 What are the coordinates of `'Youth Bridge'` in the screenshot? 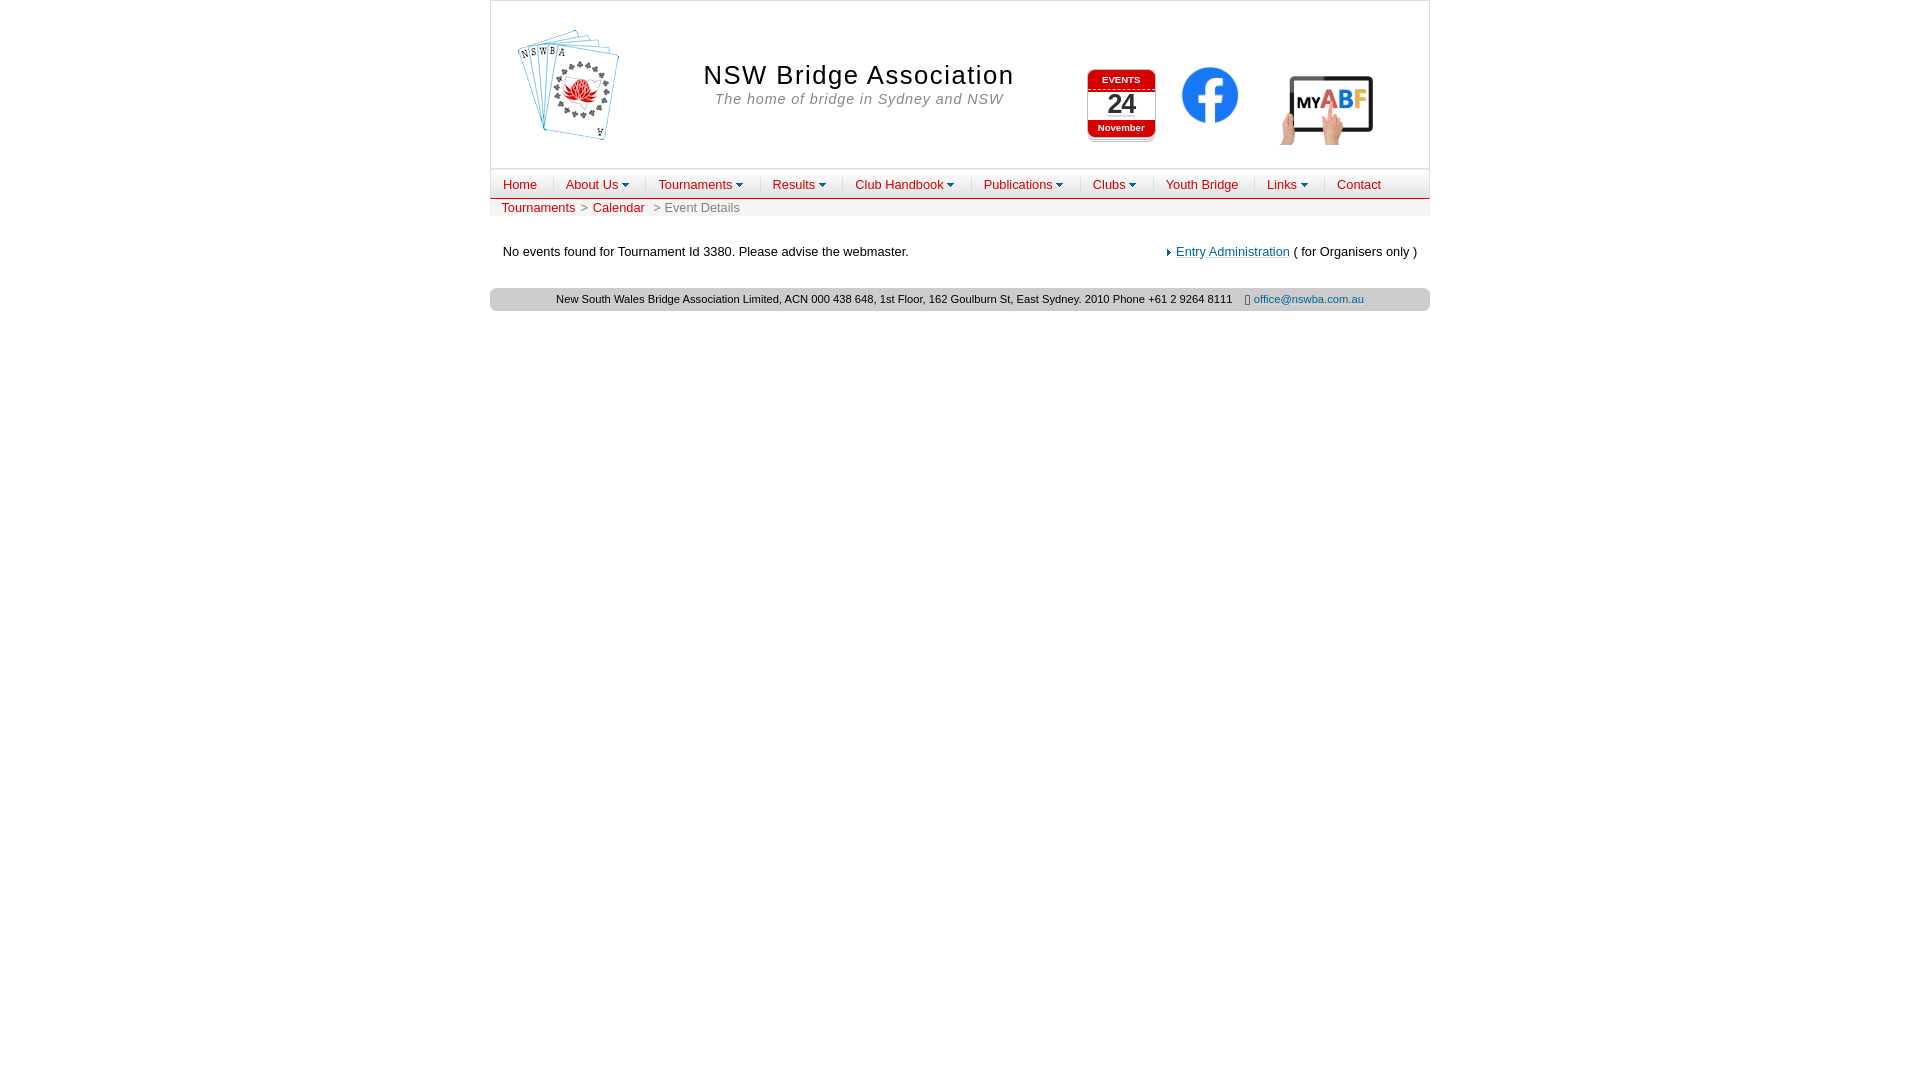 It's located at (1201, 184).